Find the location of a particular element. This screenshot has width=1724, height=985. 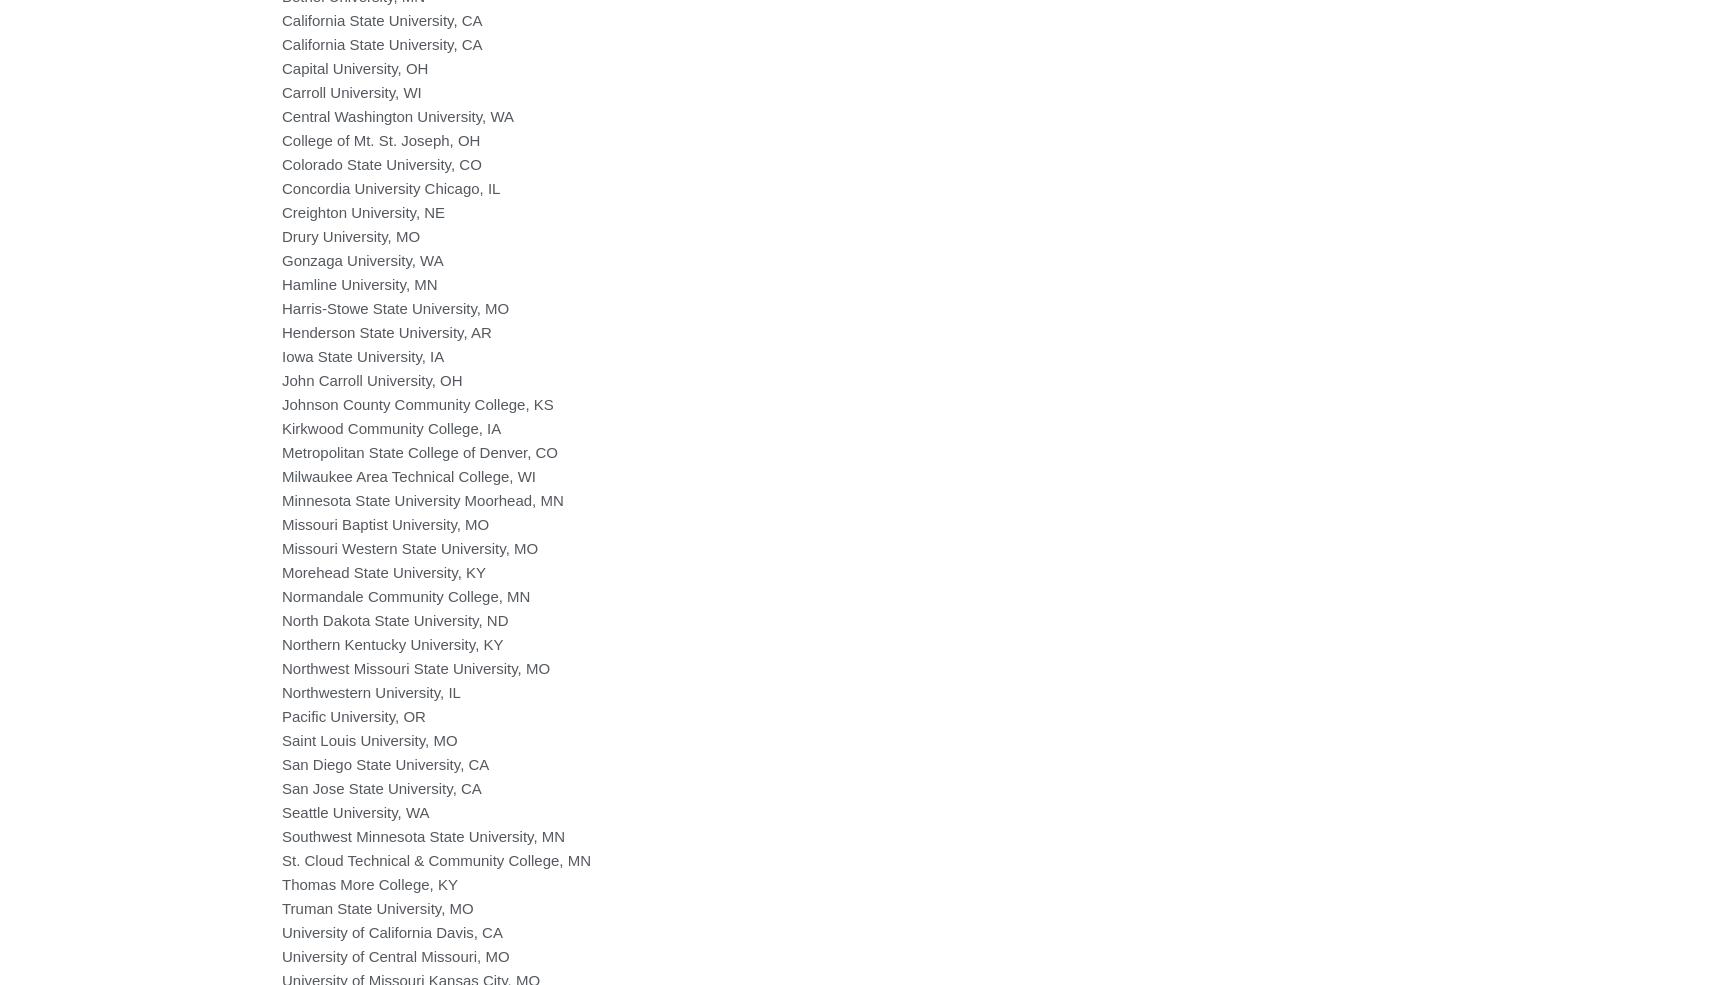

'Carroll University, WI' is located at coordinates (351, 90).